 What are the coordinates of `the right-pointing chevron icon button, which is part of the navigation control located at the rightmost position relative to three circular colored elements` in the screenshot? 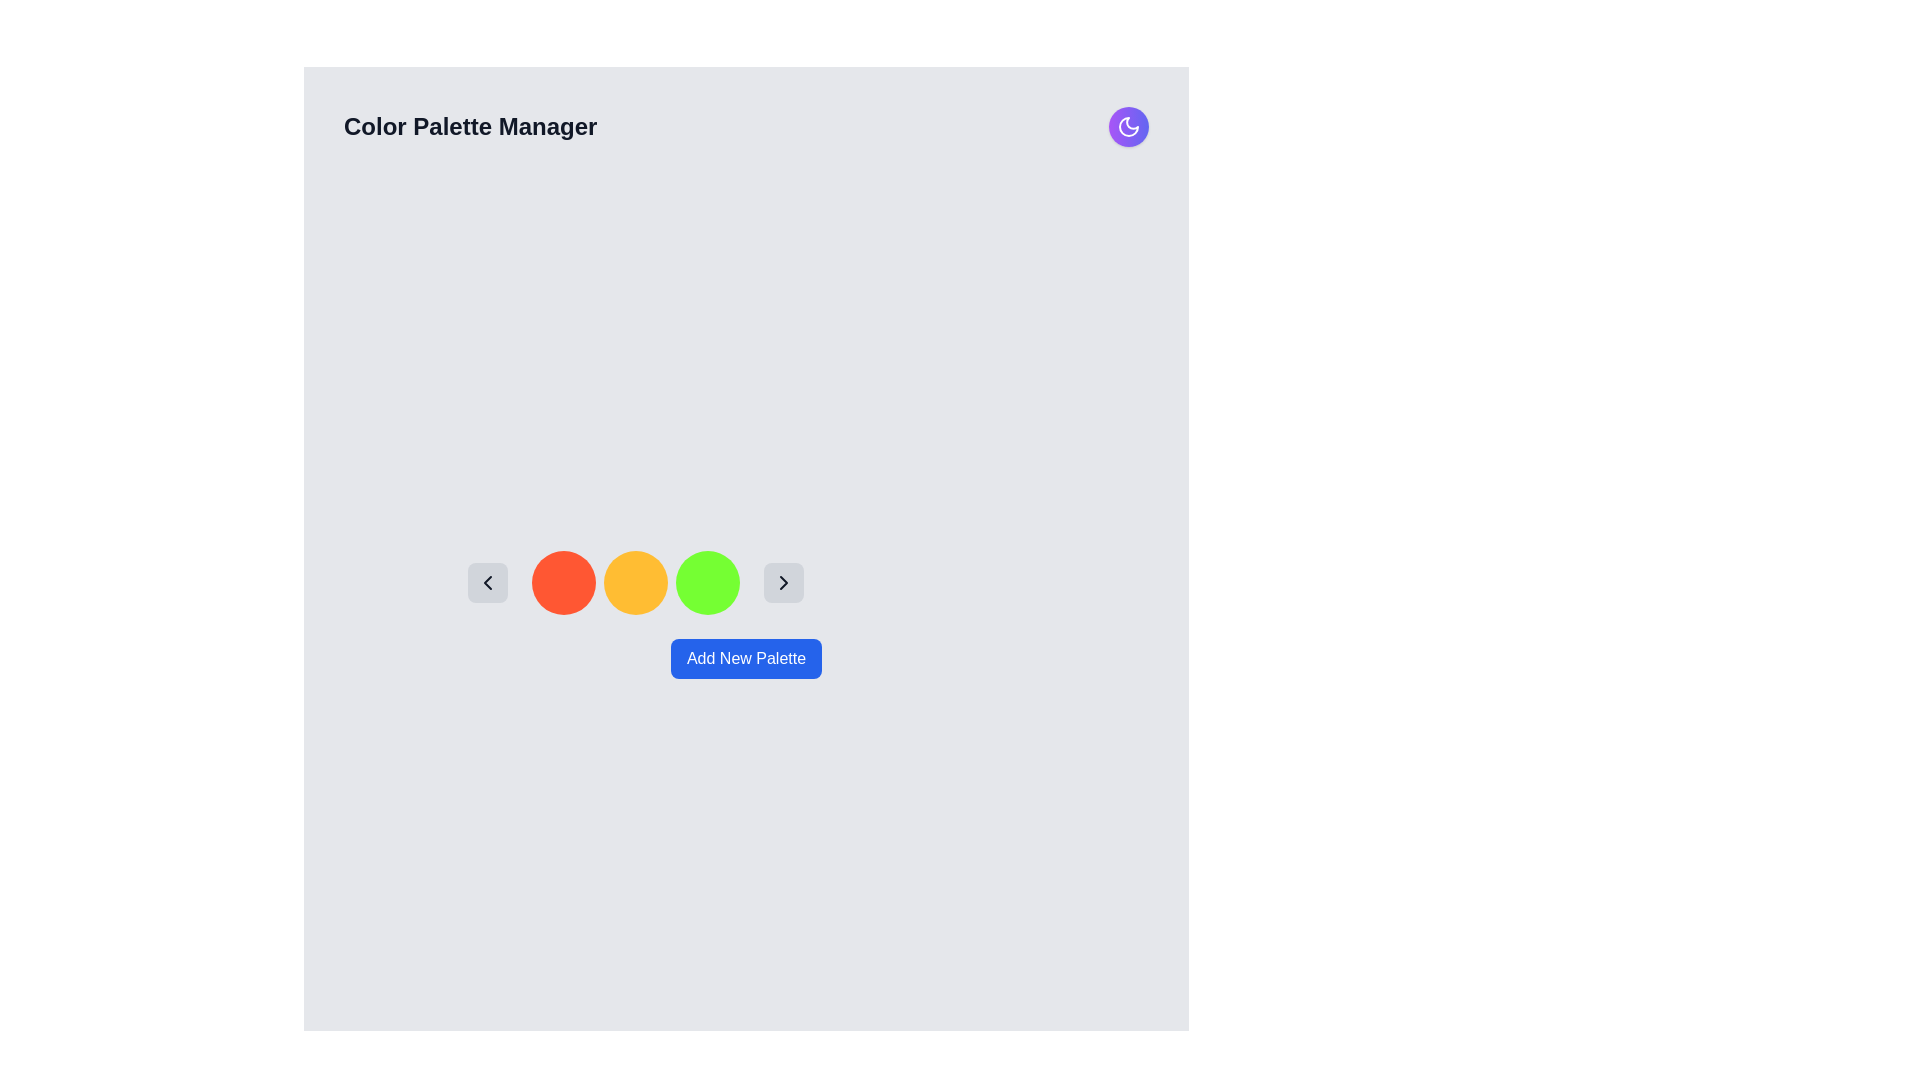 It's located at (782, 582).